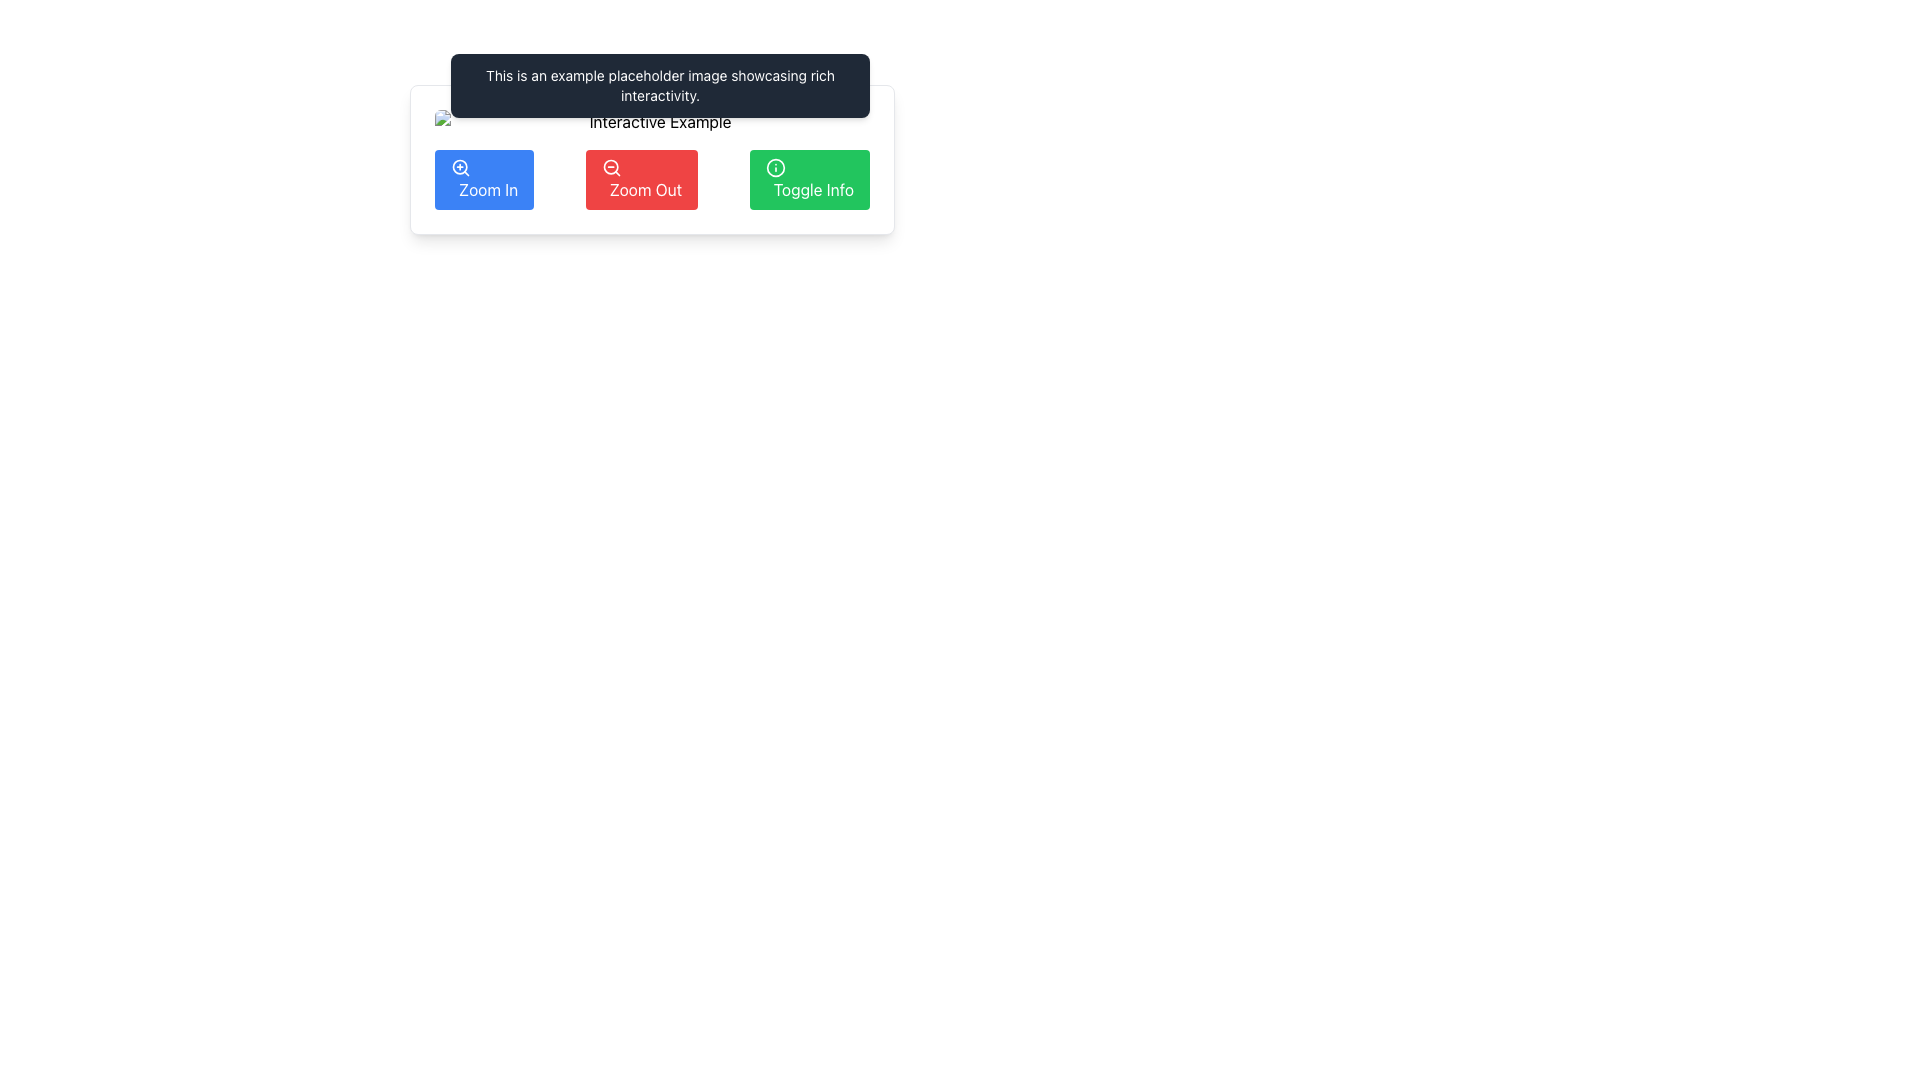 The width and height of the screenshot is (1920, 1080). Describe the element at coordinates (645, 189) in the screenshot. I see `descriptive label indicating the functionality of the 'Zoom Out' button, which is positioned to the right of the icon inside the button` at that location.